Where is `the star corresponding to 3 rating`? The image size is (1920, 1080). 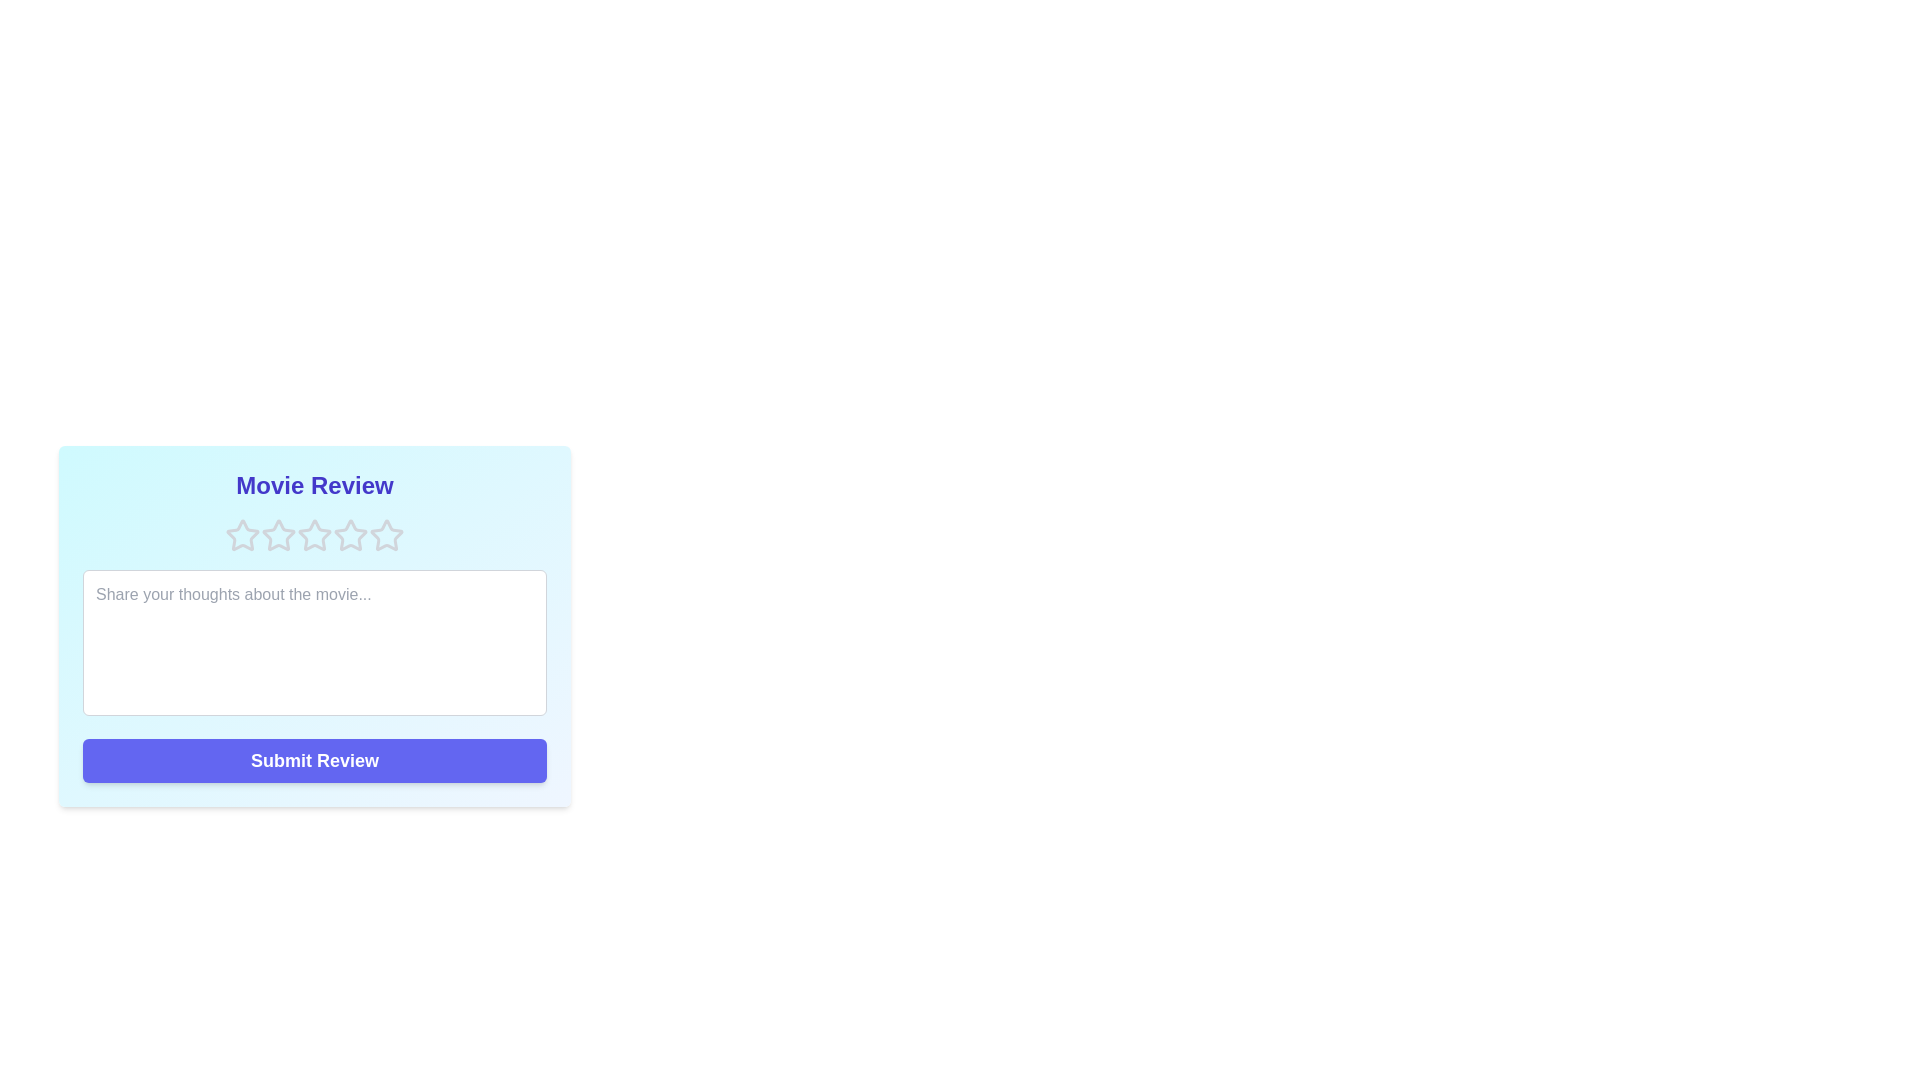 the star corresponding to 3 rating is located at coordinates (314, 535).